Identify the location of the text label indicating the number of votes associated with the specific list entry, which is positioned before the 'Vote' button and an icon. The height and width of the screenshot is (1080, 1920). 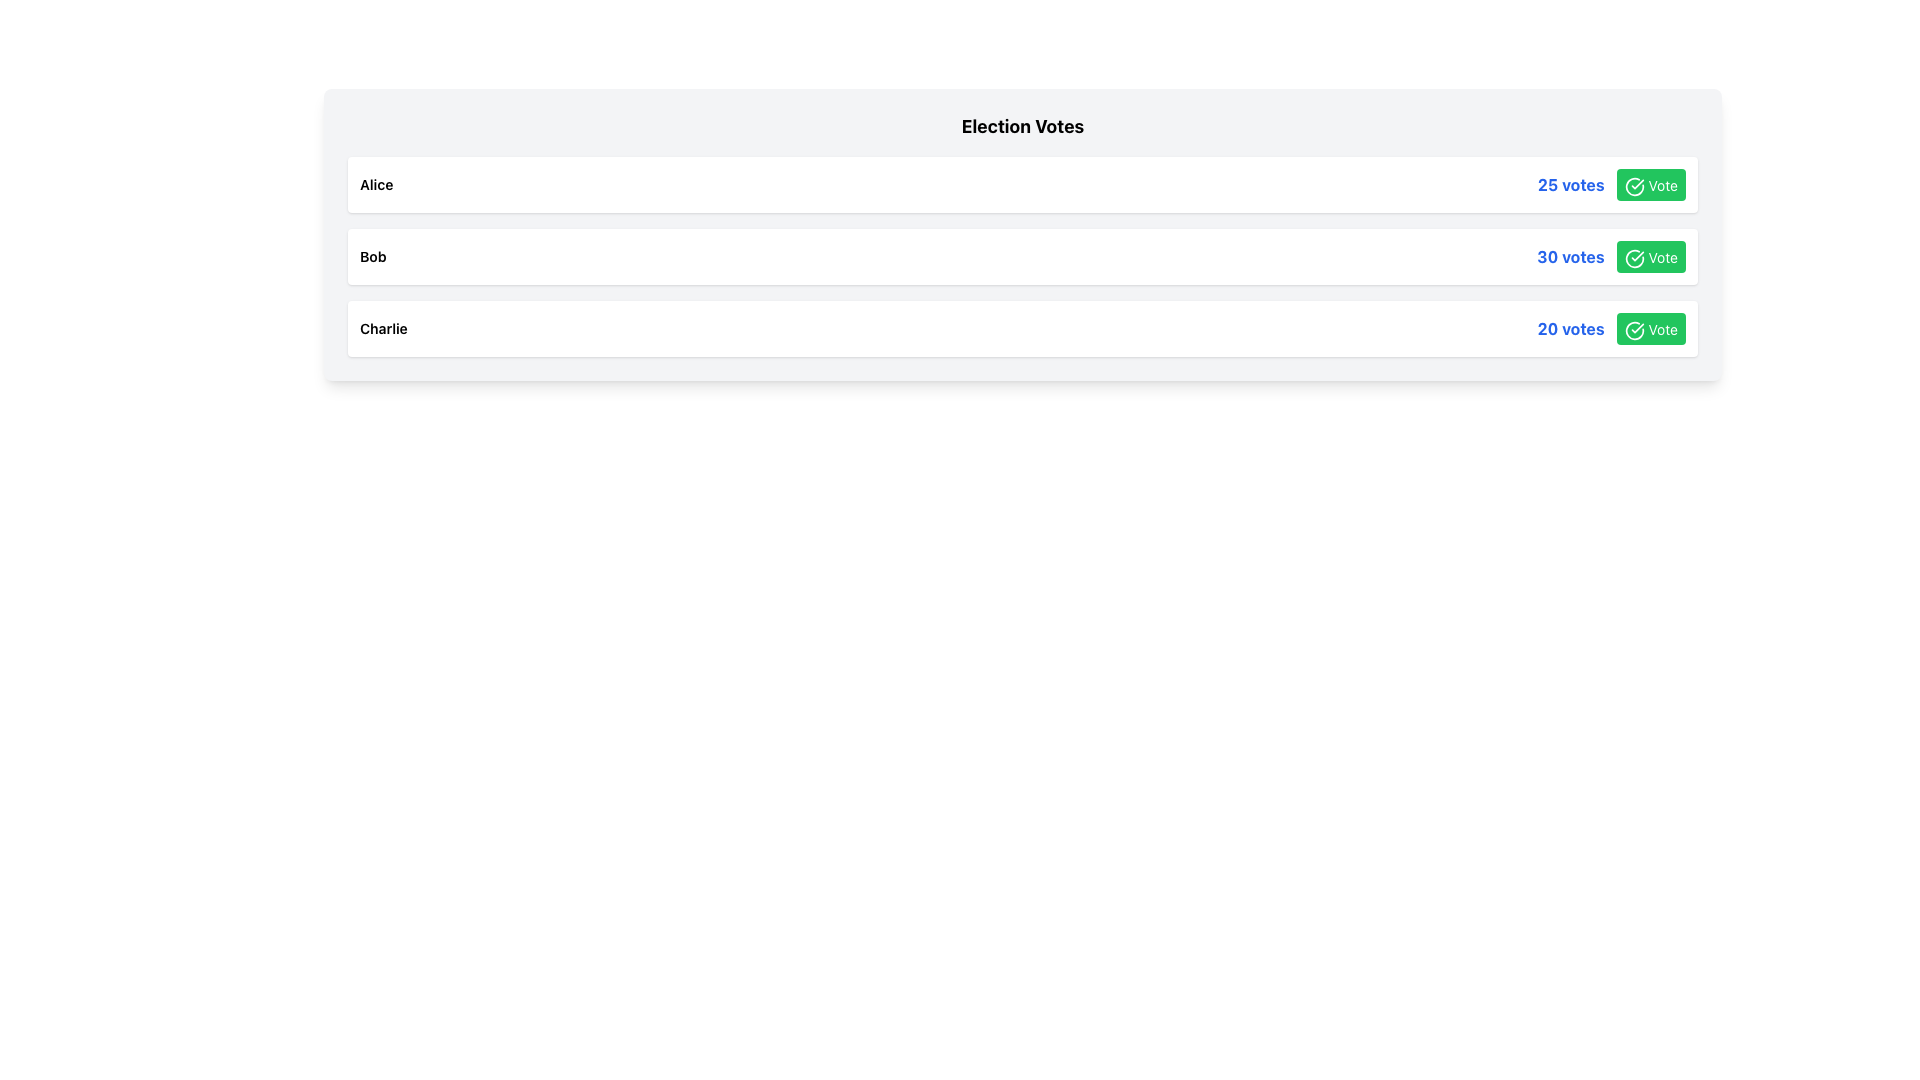
(1570, 185).